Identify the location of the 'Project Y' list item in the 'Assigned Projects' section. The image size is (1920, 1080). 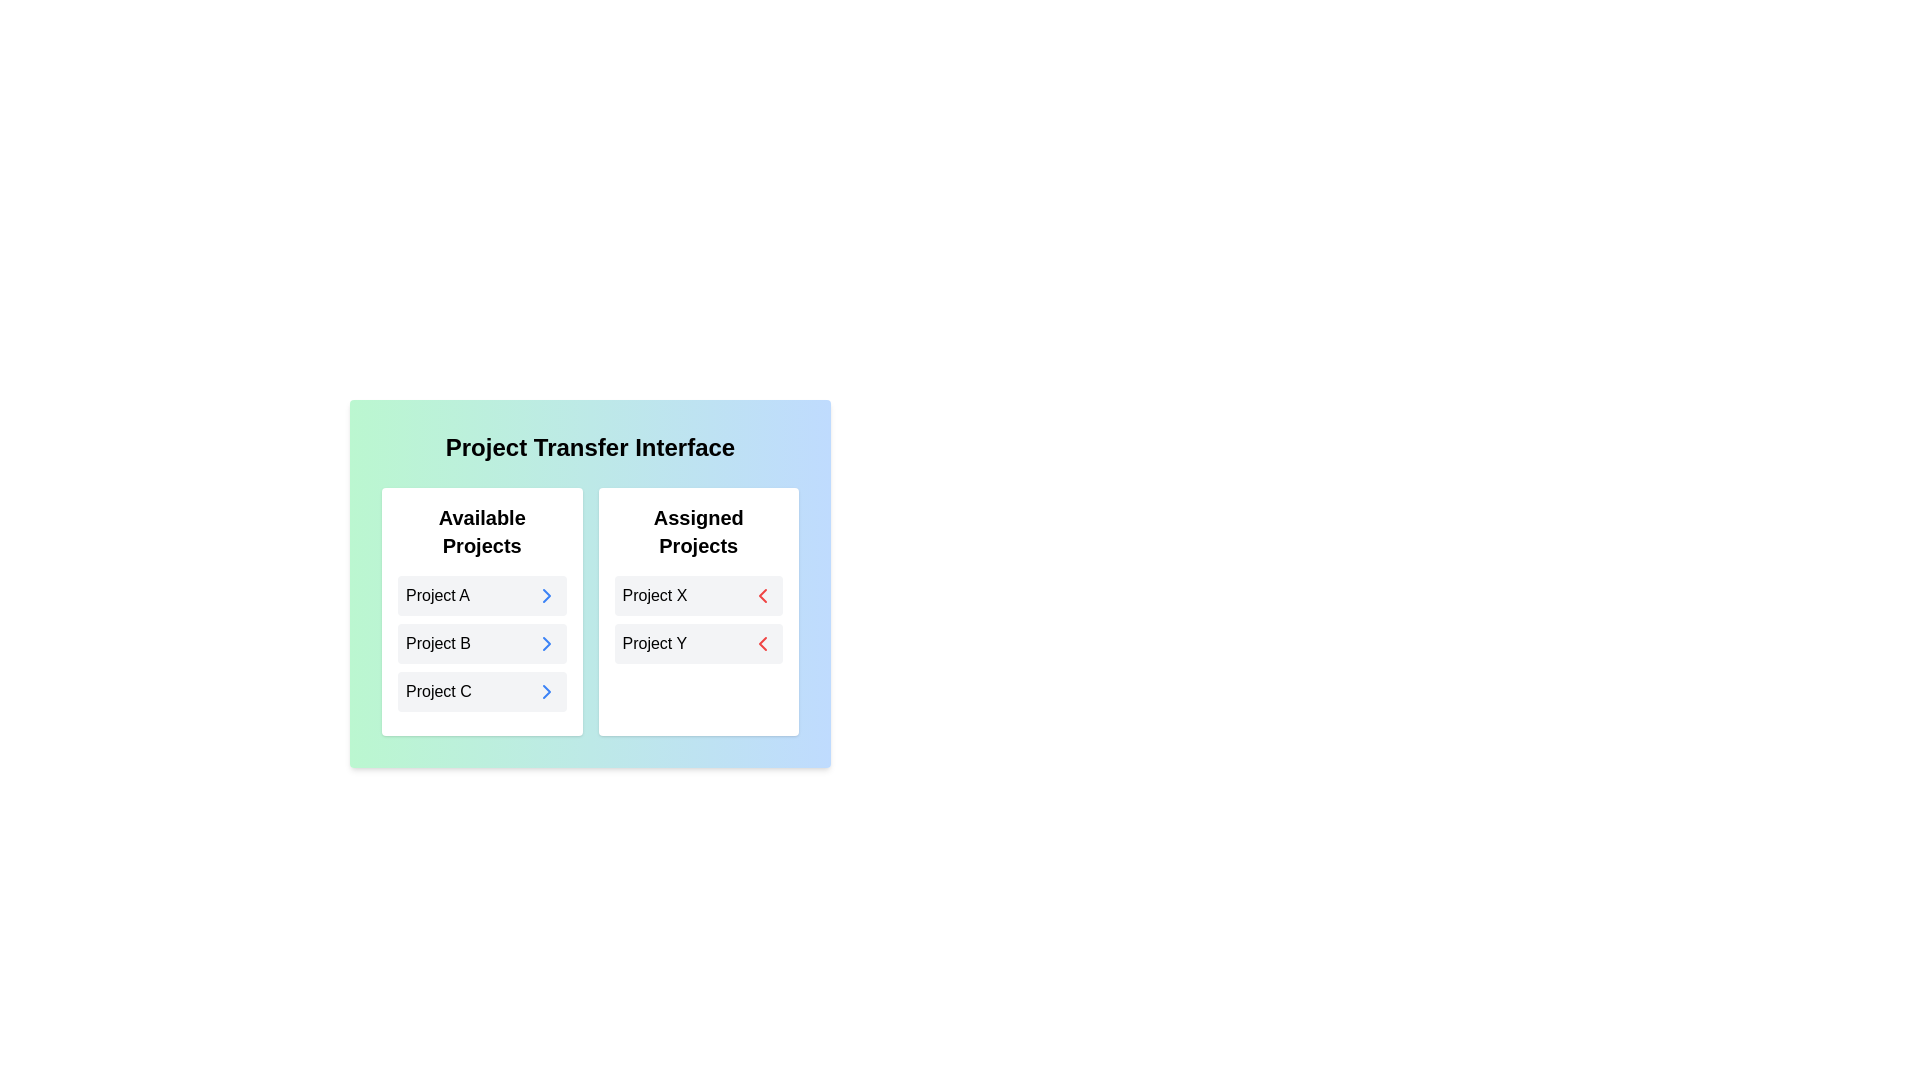
(698, 644).